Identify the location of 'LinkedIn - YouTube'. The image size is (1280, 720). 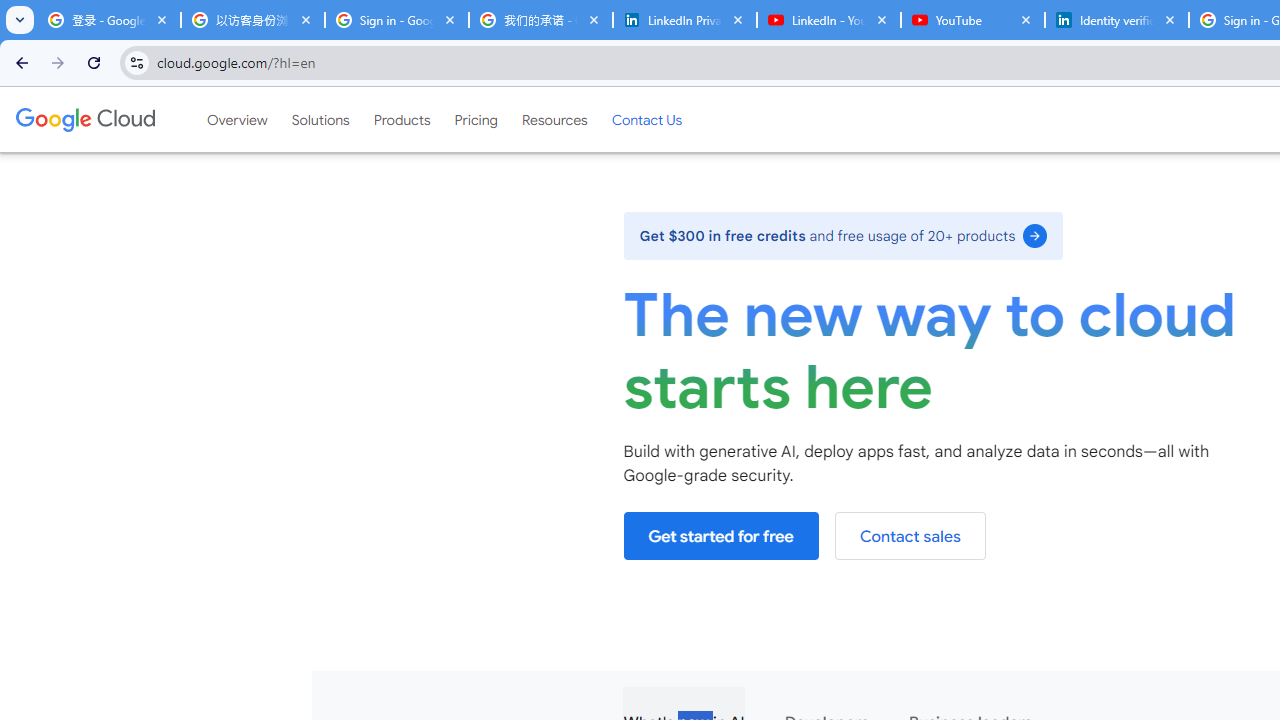
(828, 20).